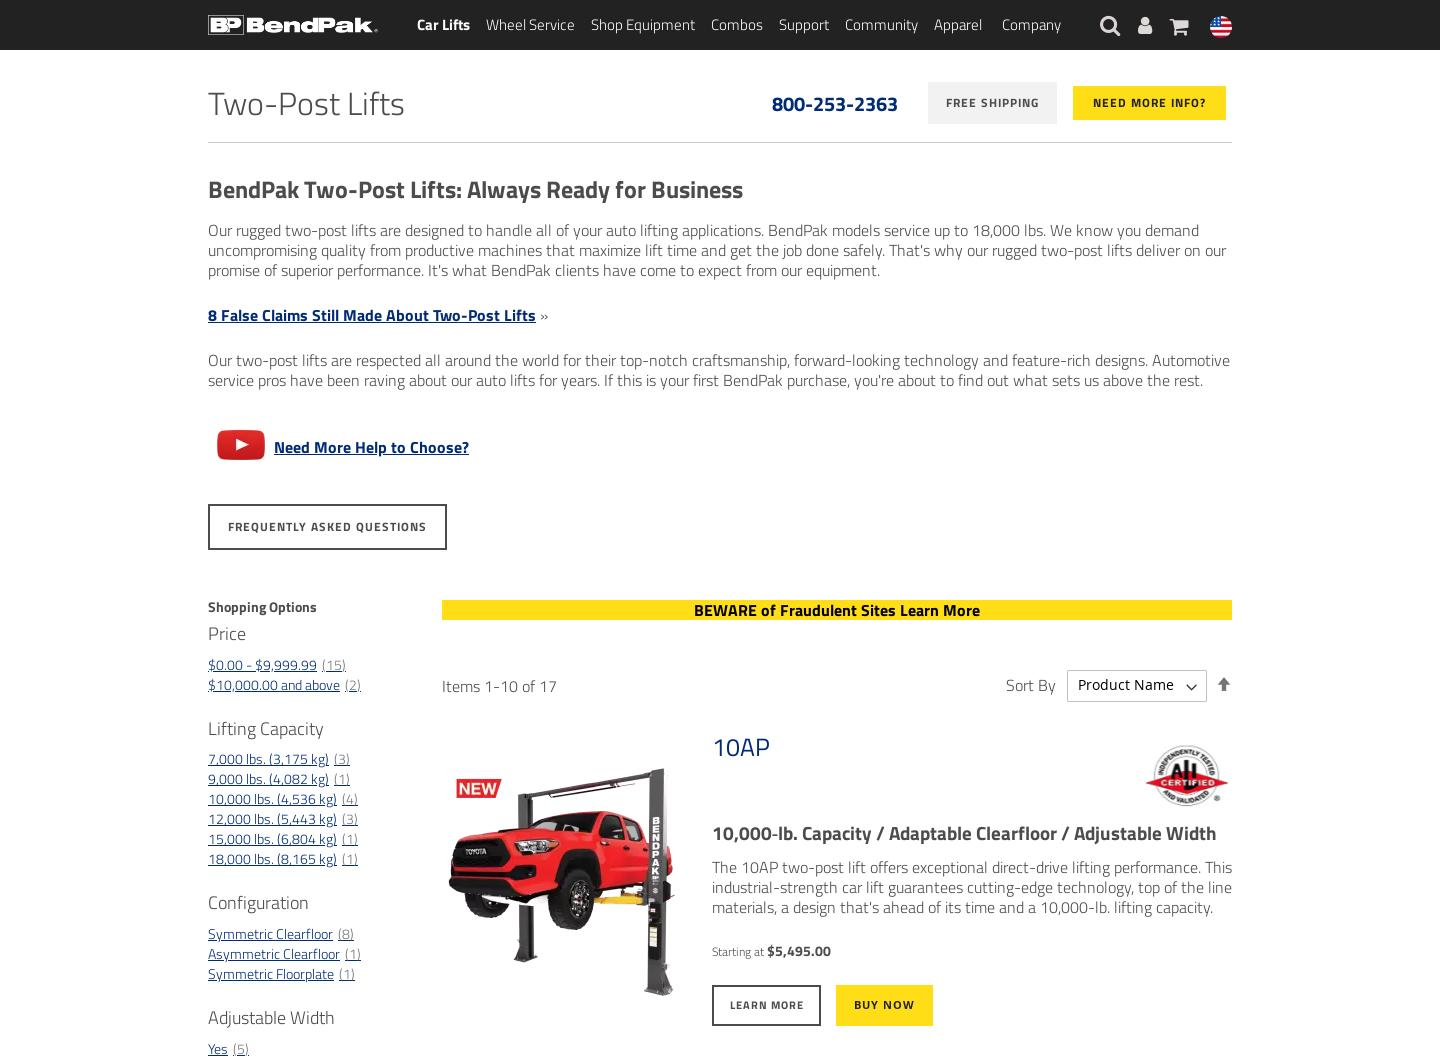  Describe the element at coordinates (218, 1047) in the screenshot. I see `'Yes'` at that location.